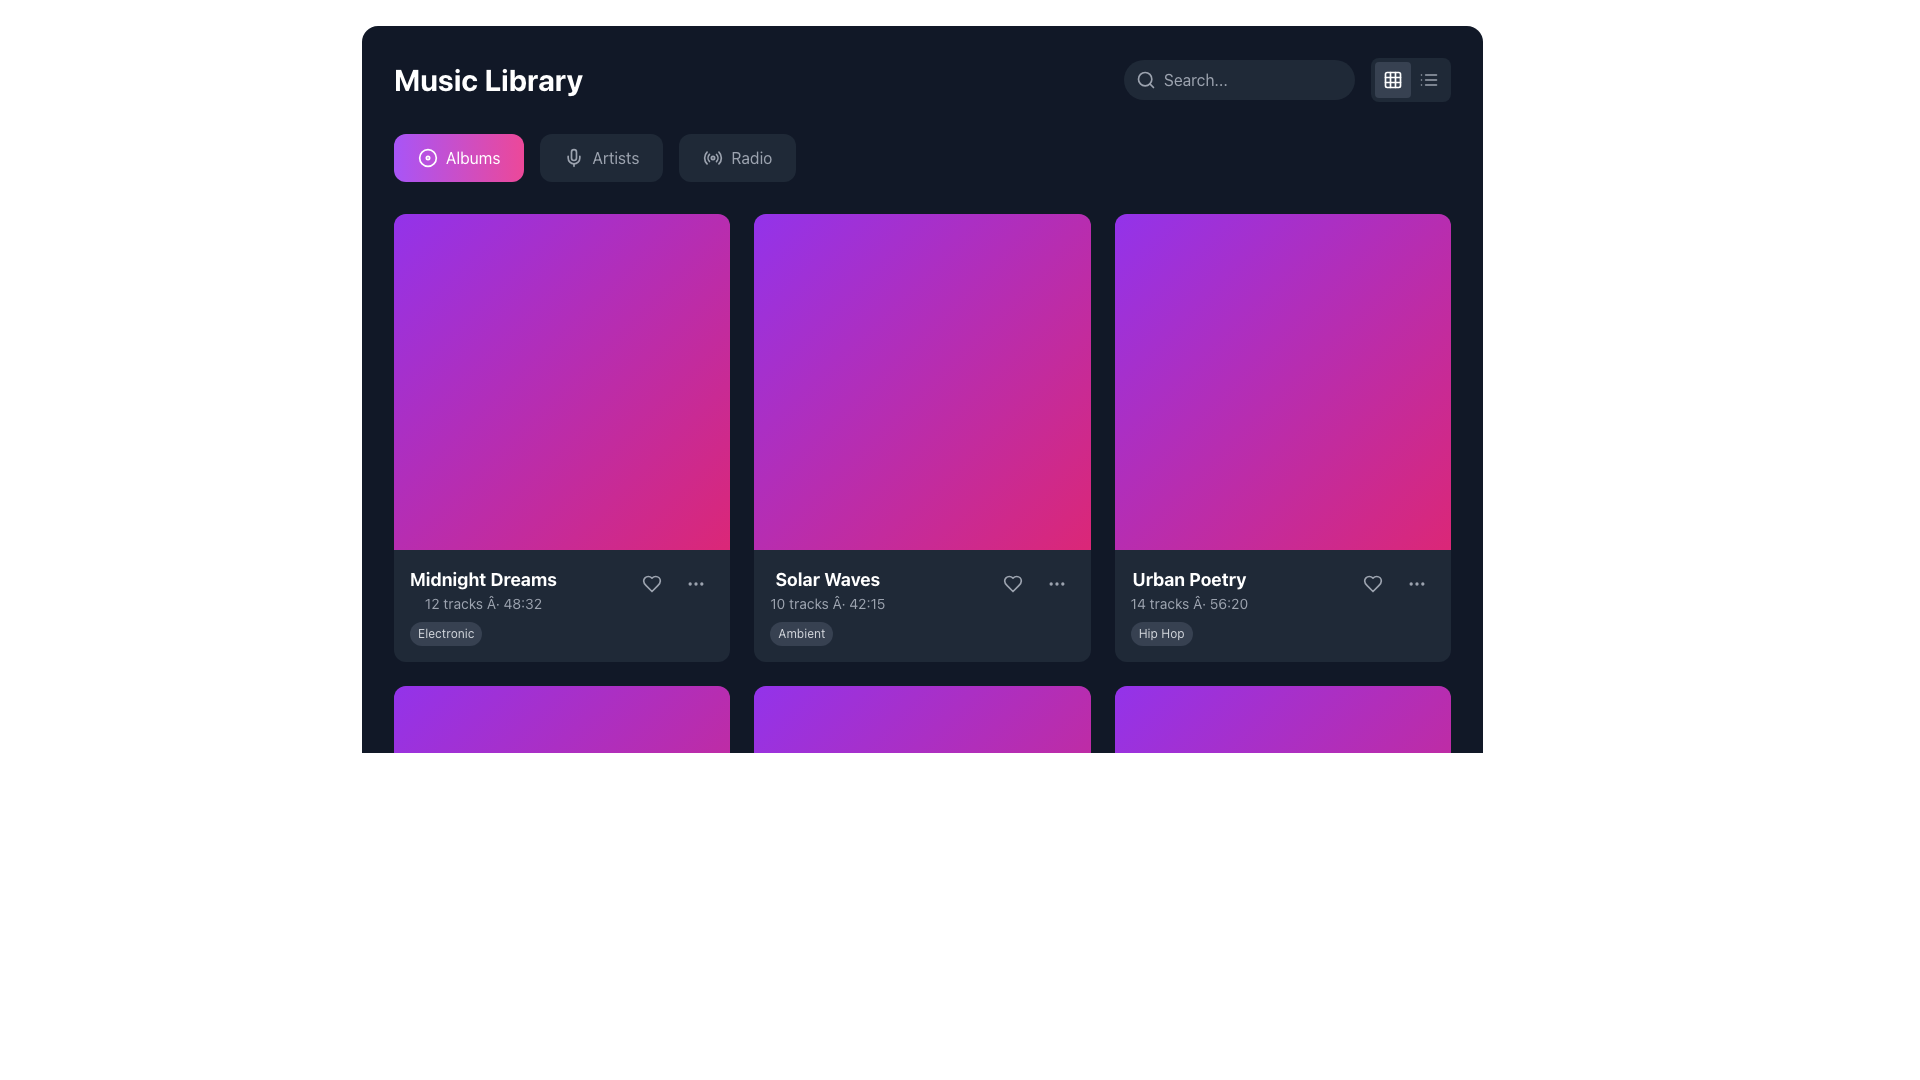 This screenshot has height=1080, width=1920. Describe the element at coordinates (1146, 79) in the screenshot. I see `the magnifying glass icon located in the search bar at the top-right corner of the application interface` at that location.